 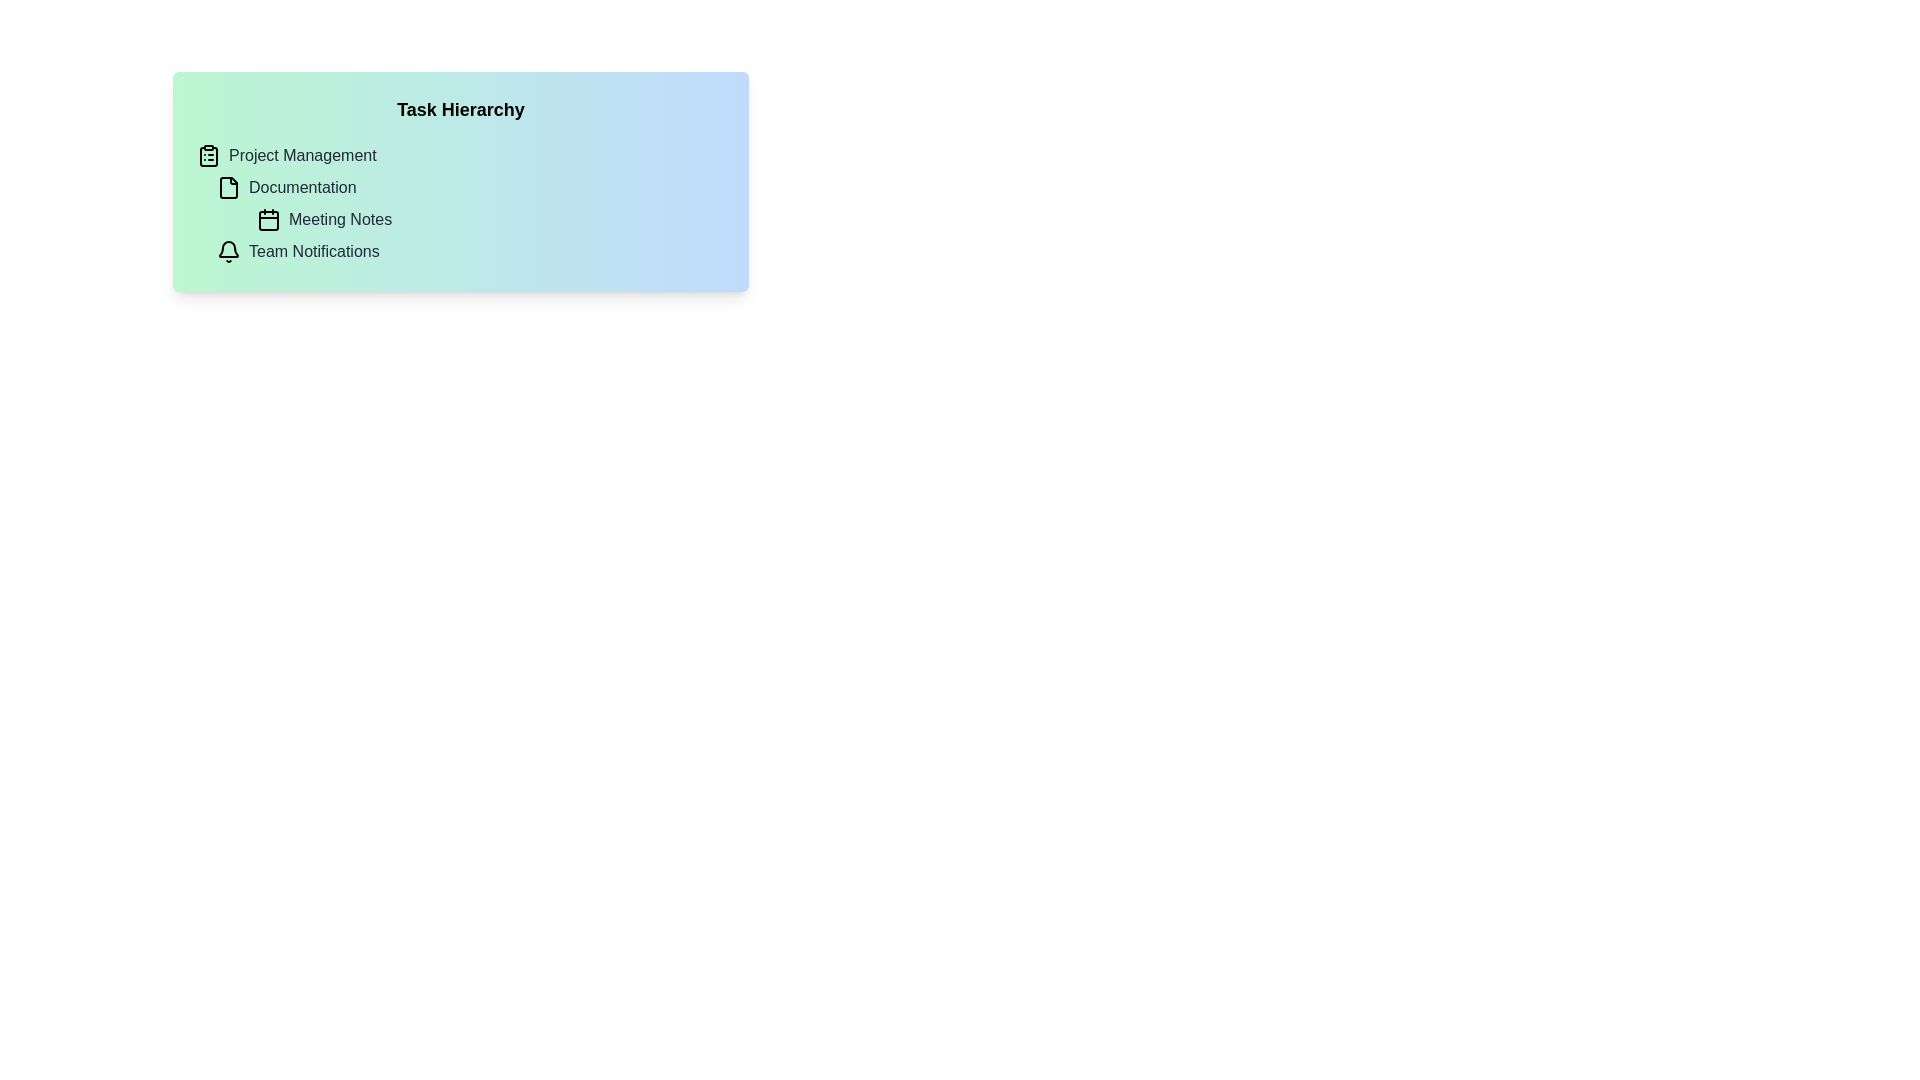 What do you see at coordinates (301, 188) in the screenshot?
I see `the Text Label displaying 'Documentation', which is styled in gray and positioned between 'Project Management' and 'Meeting Notes'` at bounding box center [301, 188].